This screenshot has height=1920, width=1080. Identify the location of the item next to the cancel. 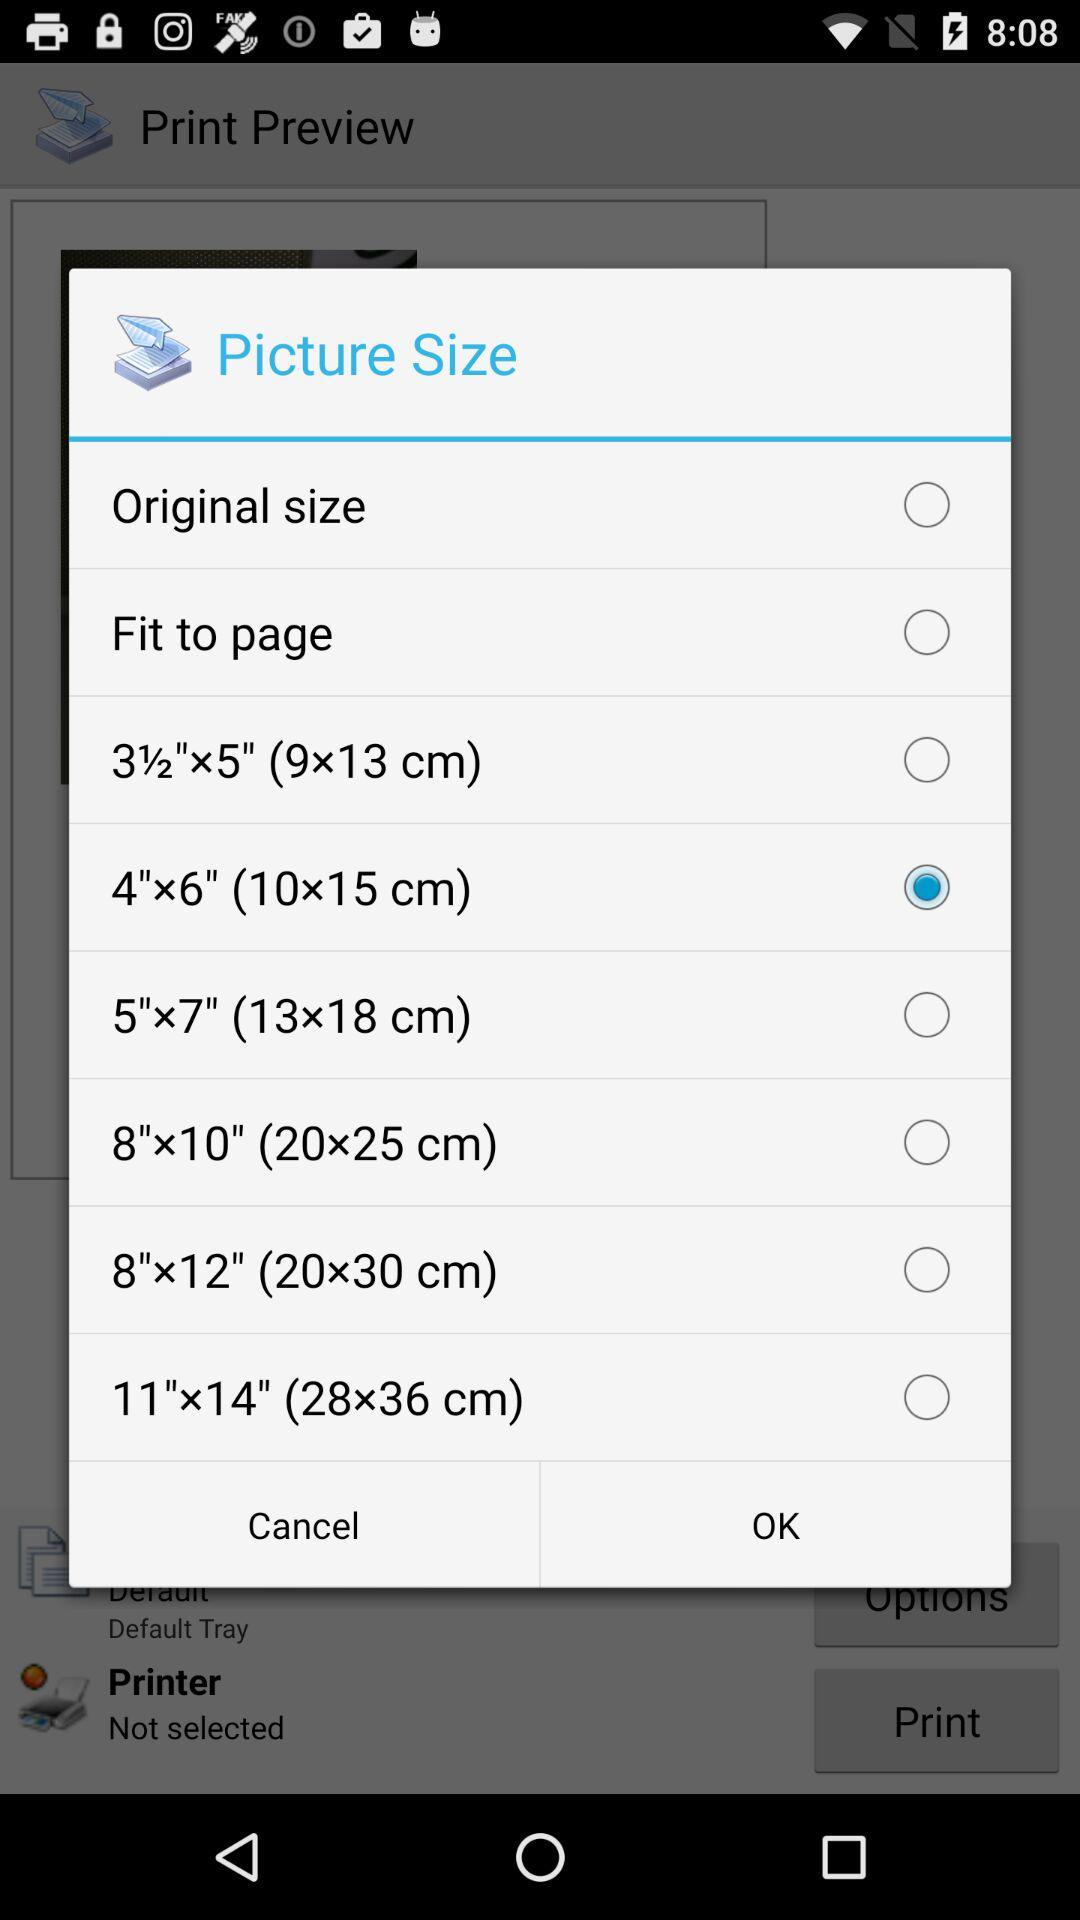
(774, 1523).